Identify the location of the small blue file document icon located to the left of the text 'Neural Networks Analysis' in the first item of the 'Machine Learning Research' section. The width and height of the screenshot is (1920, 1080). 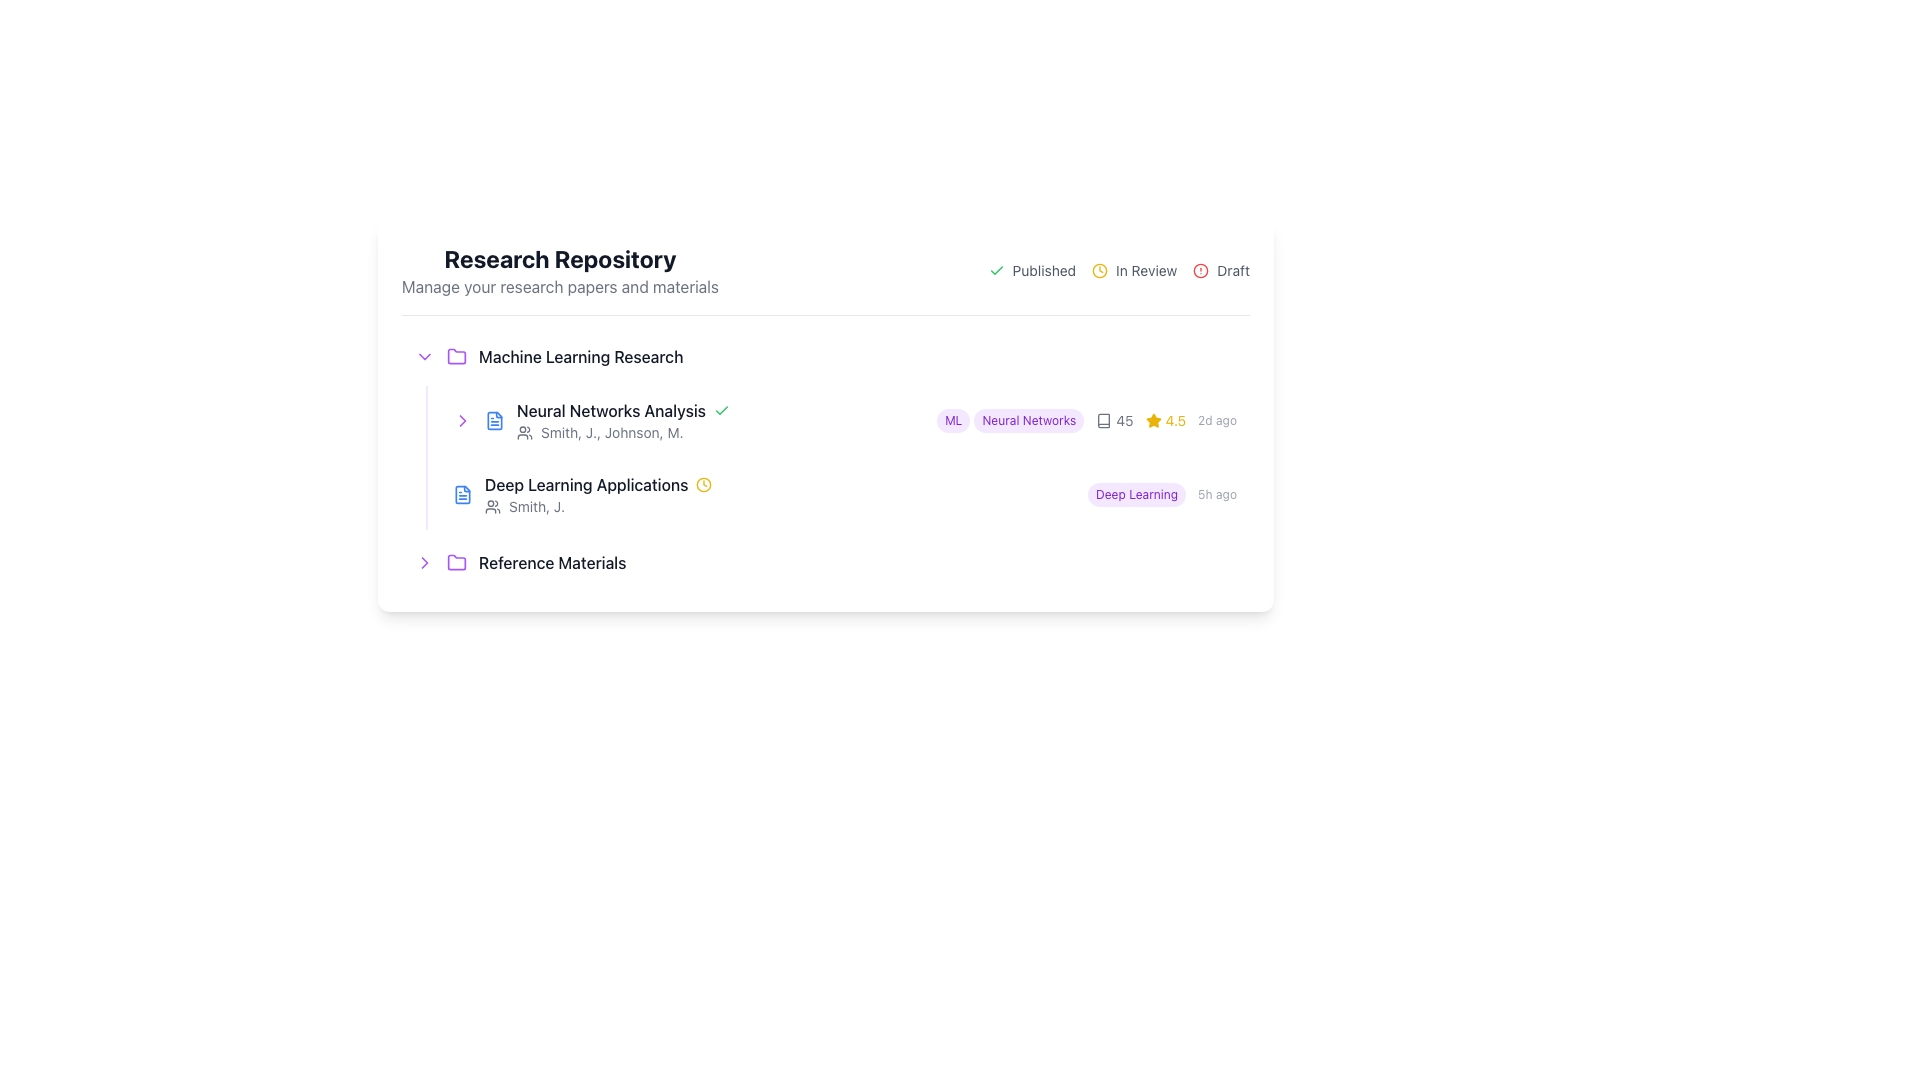
(494, 419).